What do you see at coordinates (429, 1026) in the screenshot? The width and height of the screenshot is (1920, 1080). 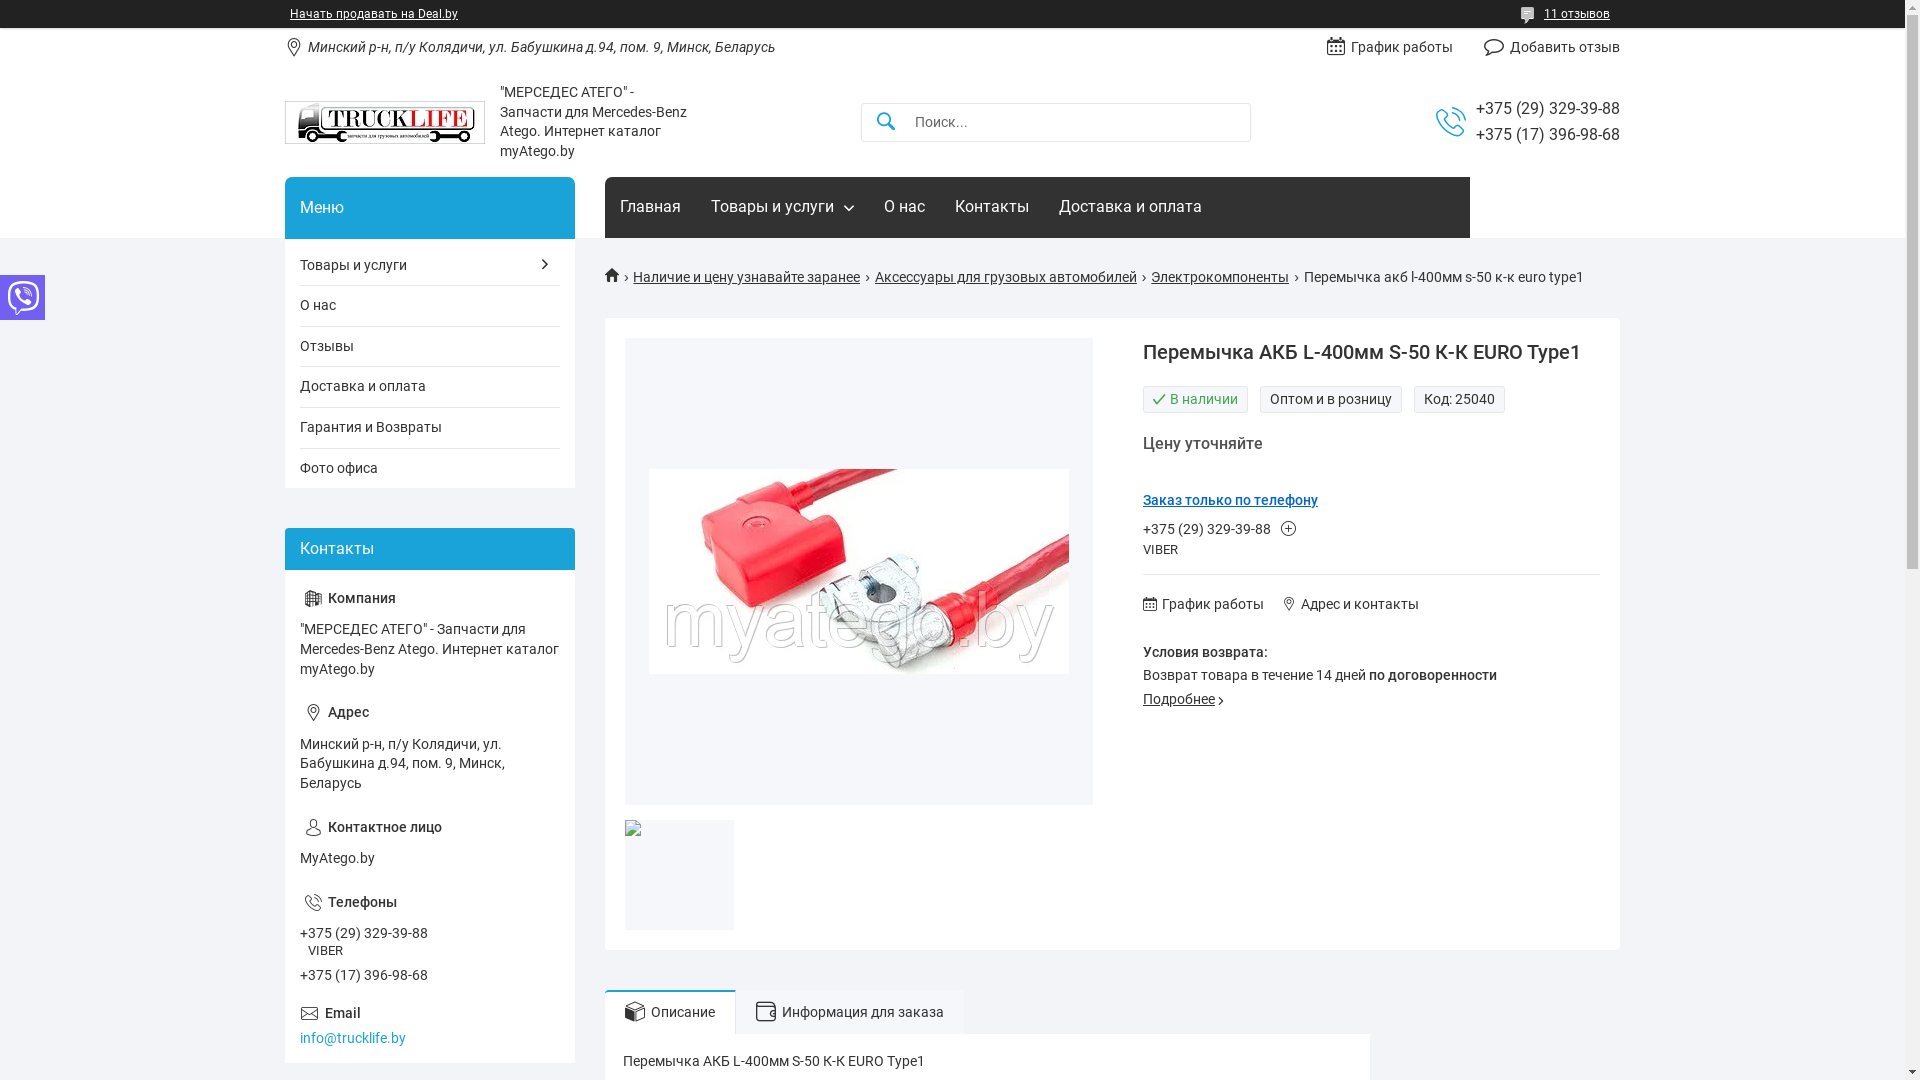 I see `'info@trucklife.by'` at bounding box center [429, 1026].